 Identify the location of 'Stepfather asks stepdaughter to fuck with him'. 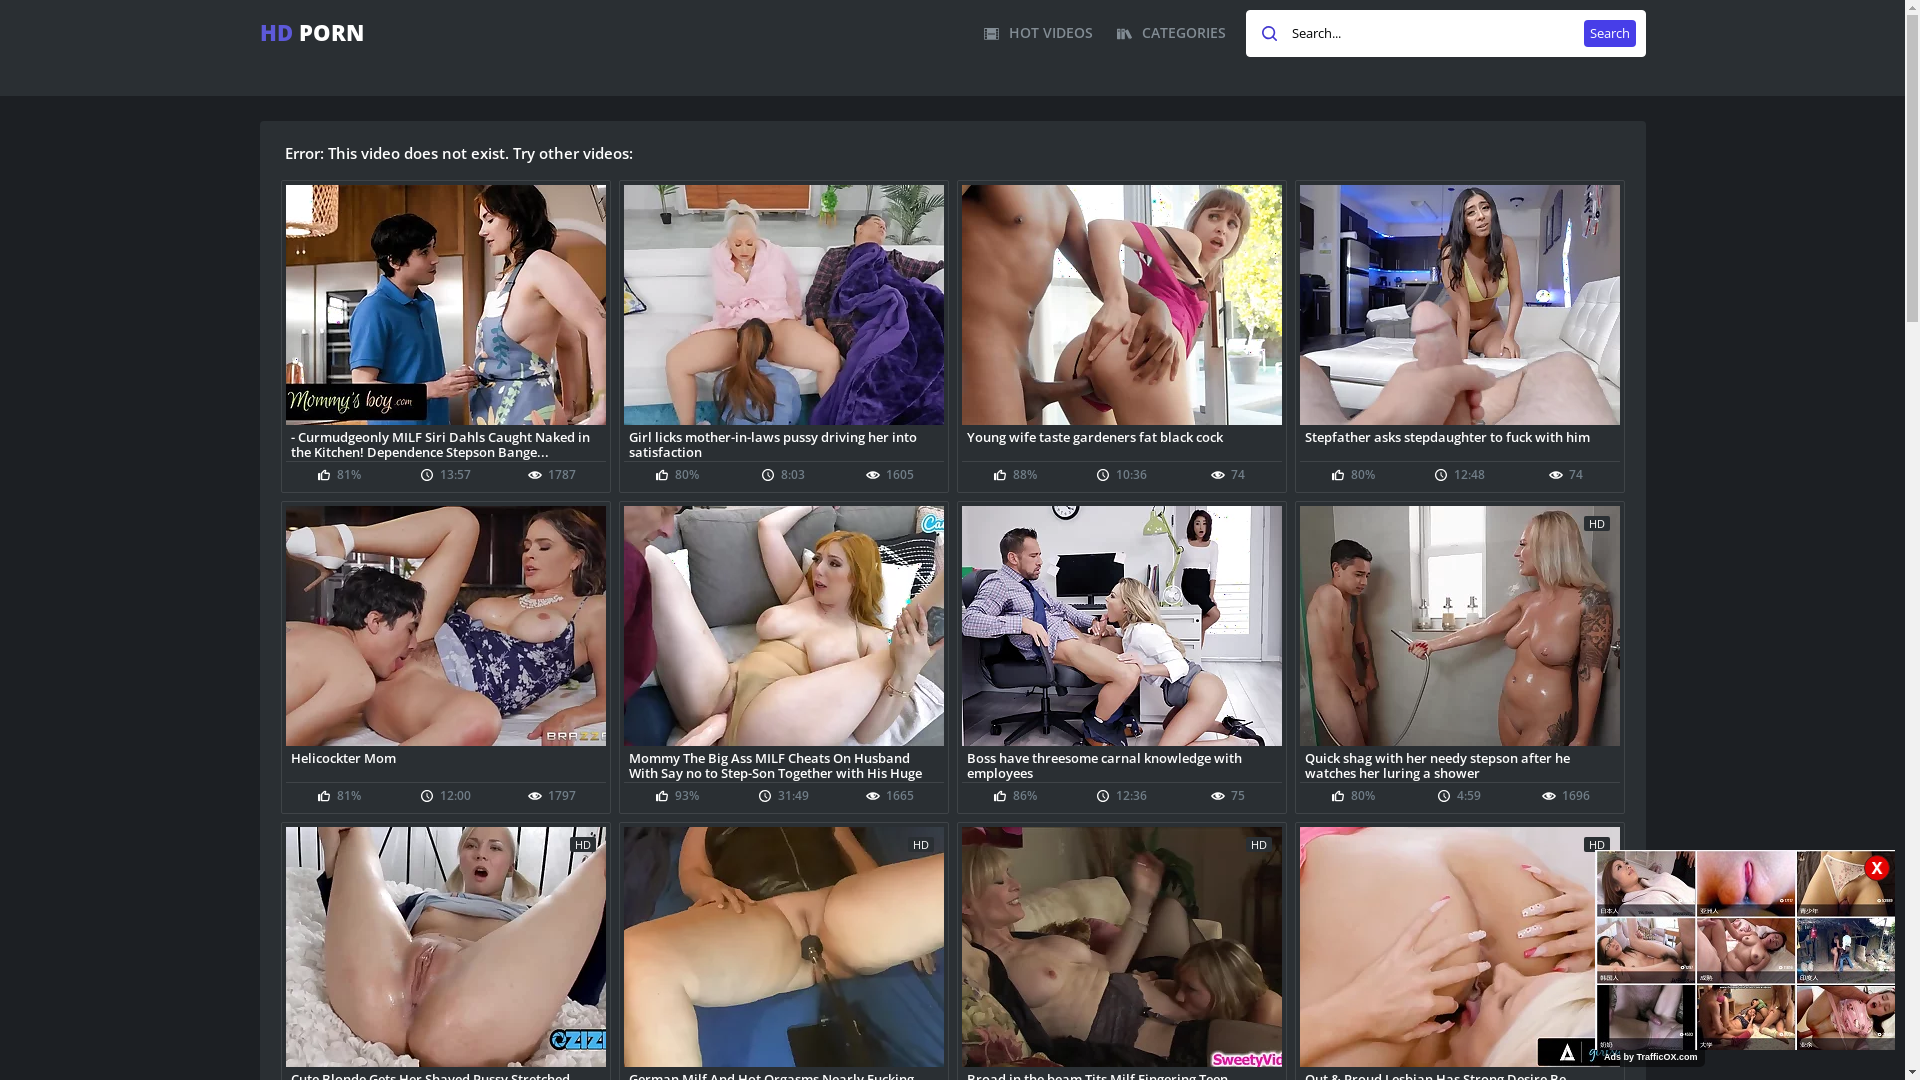
(1459, 442).